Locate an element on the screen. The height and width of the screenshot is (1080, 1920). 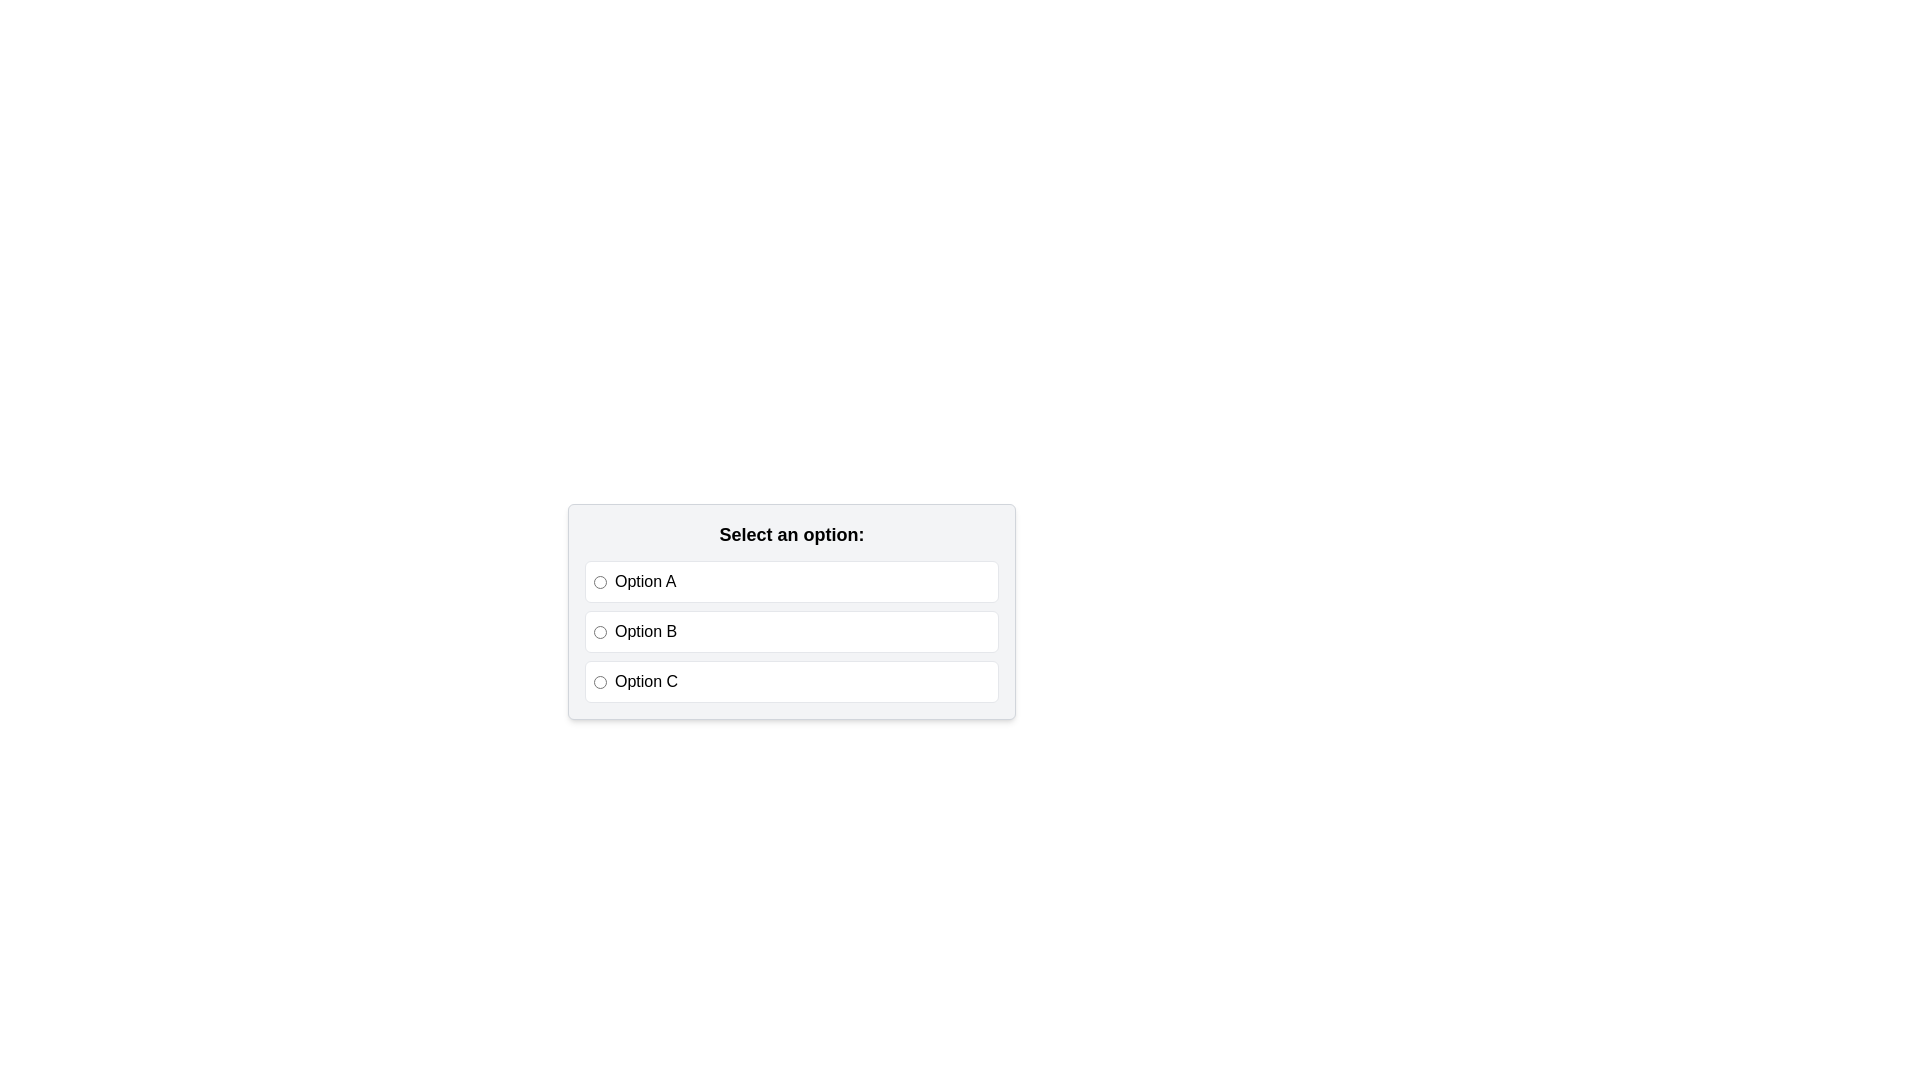
the radio button labeled 'Option C' is located at coordinates (791, 681).